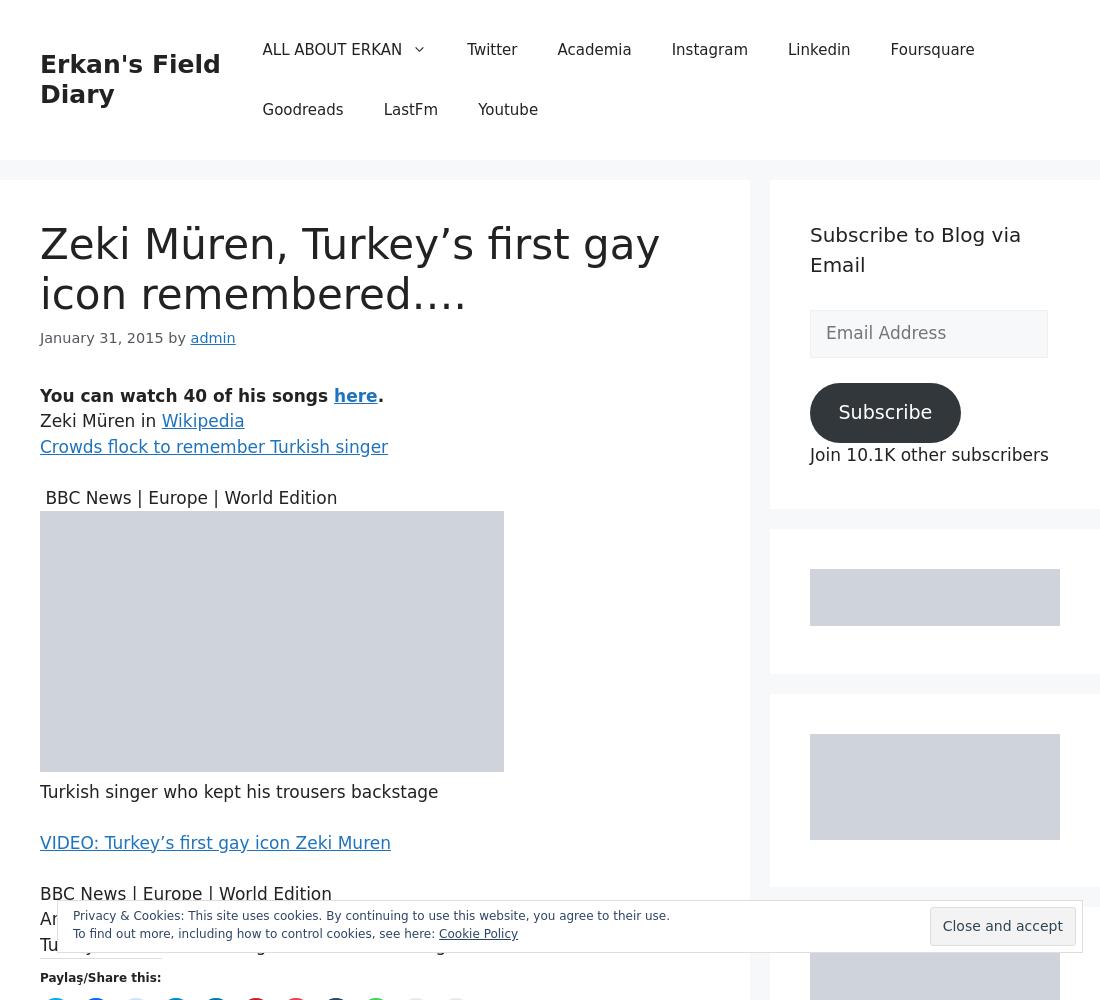 This screenshot has width=1100, height=1000. Describe the element at coordinates (477, 934) in the screenshot. I see `'Cookie Policy'` at that location.